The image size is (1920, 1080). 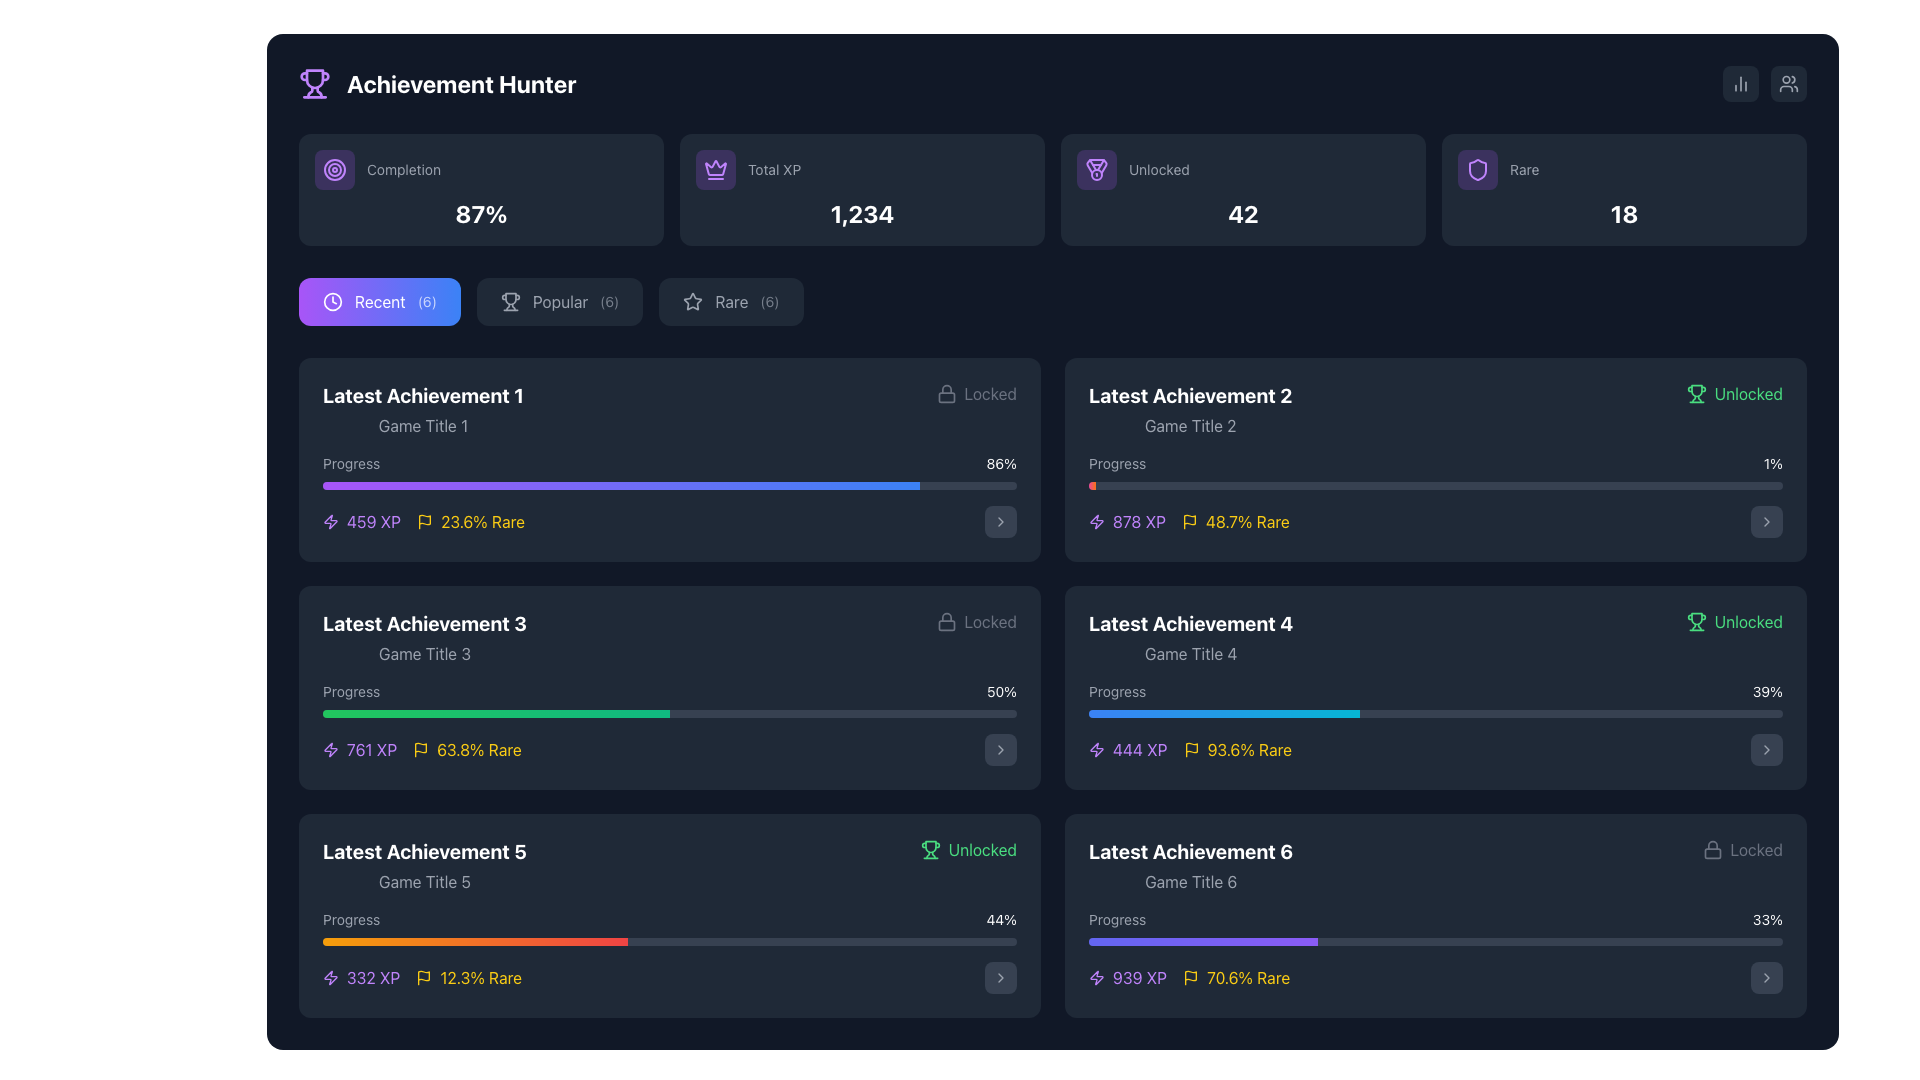 What do you see at coordinates (1234, 520) in the screenshot?
I see `the rarity percentage label and icon located to the right of '878 XP' within the second rectangular achievement block in the second column` at bounding box center [1234, 520].